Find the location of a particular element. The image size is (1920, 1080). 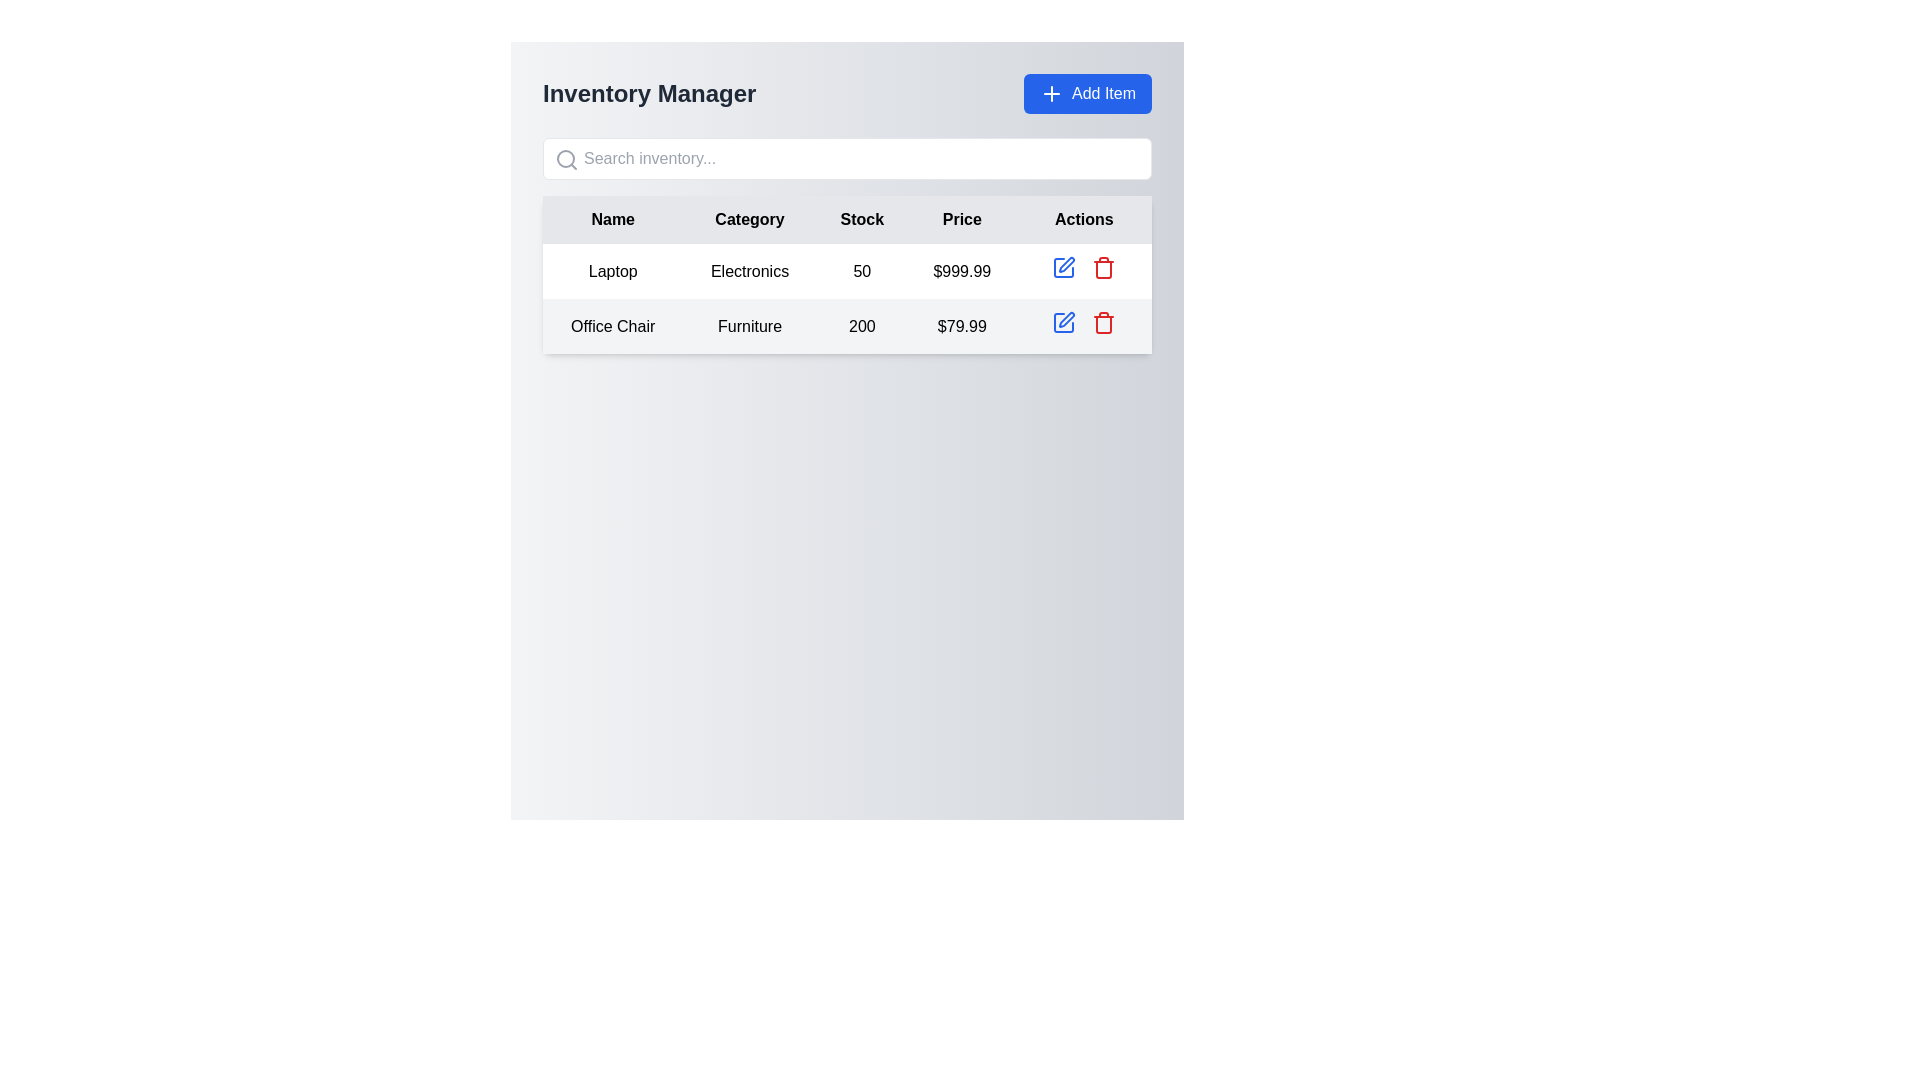

the table cell displaying the stock quantity '50' for the product 'Laptop' in the inventory system, located in the third column of the first row under the 'Stock' header is located at coordinates (862, 271).